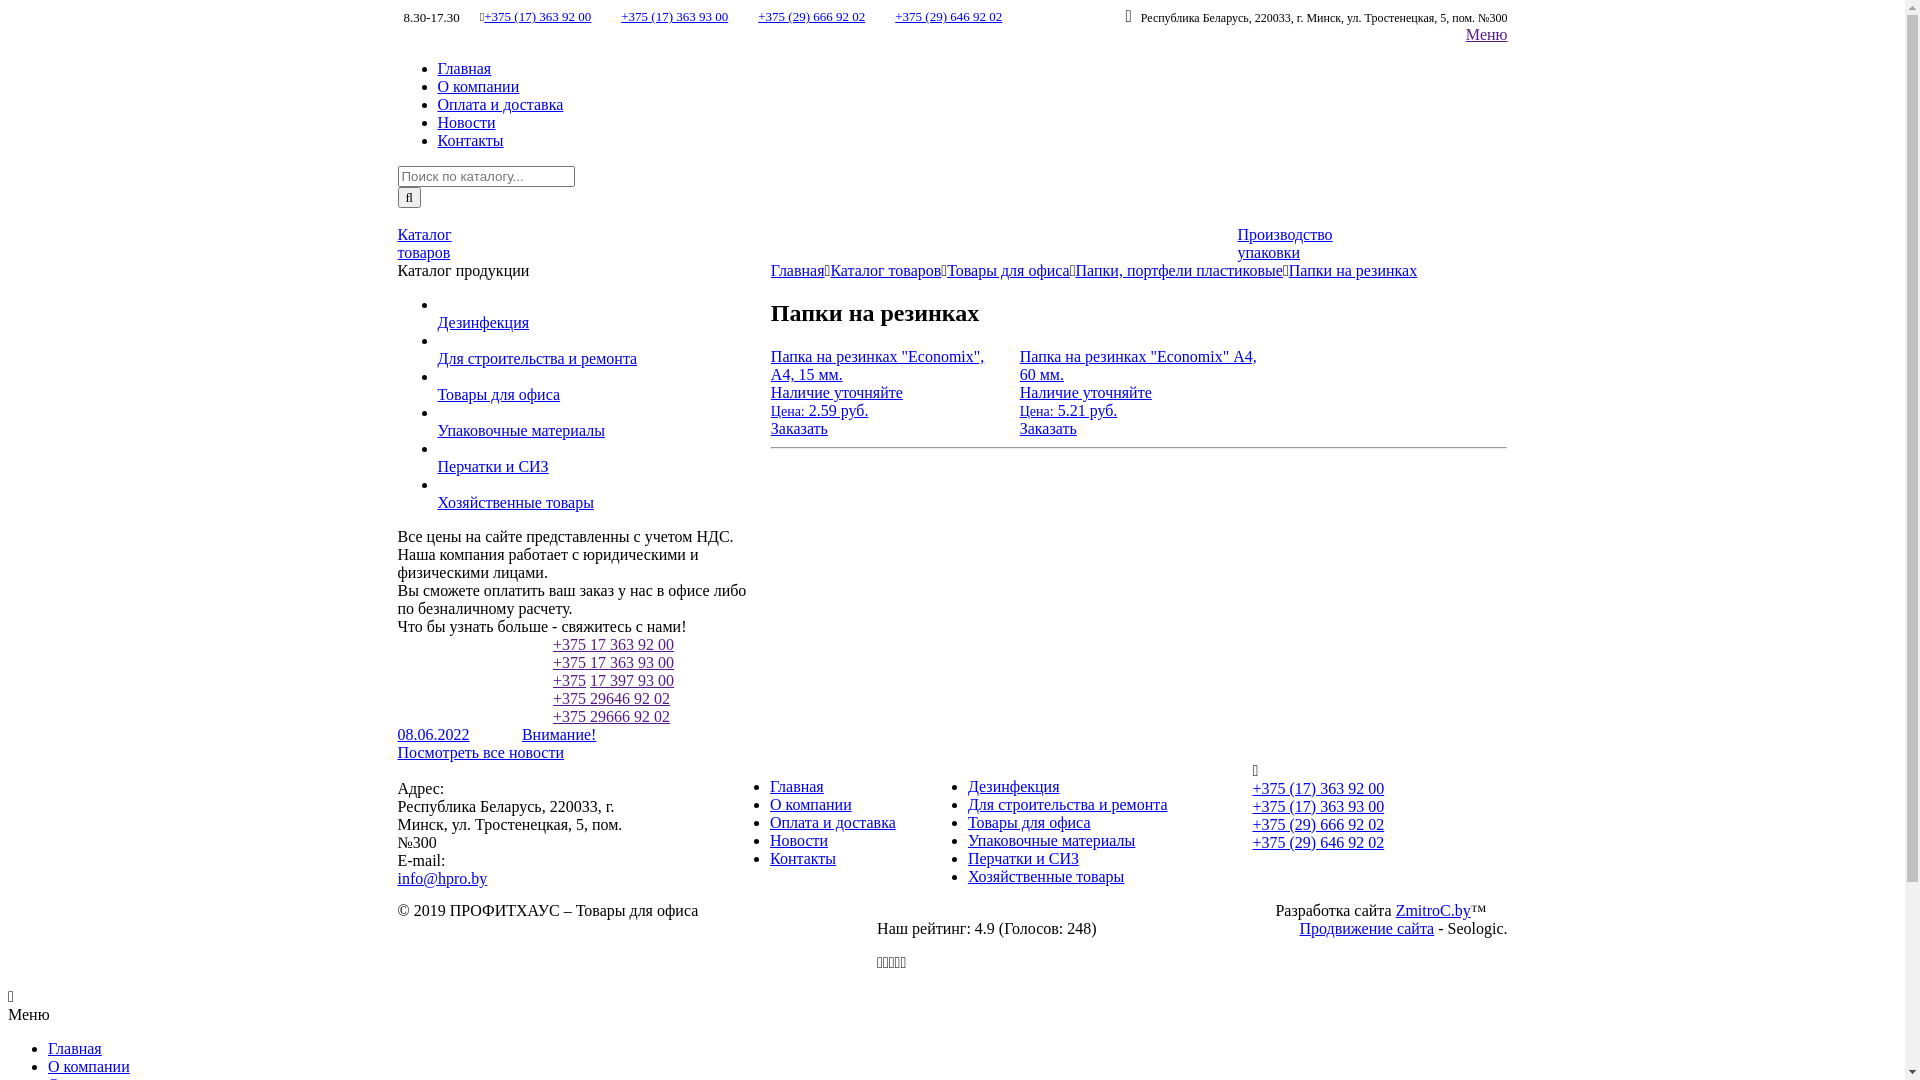 This screenshot has height=1080, width=1920. I want to click on '+375 (17) 363 93 00', so click(674, 16).